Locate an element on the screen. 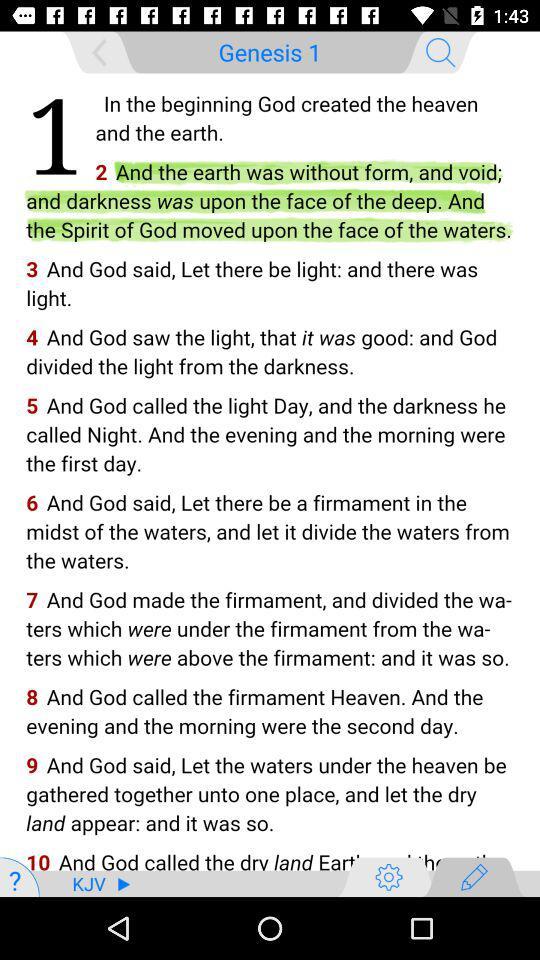 This screenshot has height=960, width=540. the search icon is located at coordinates (440, 51).